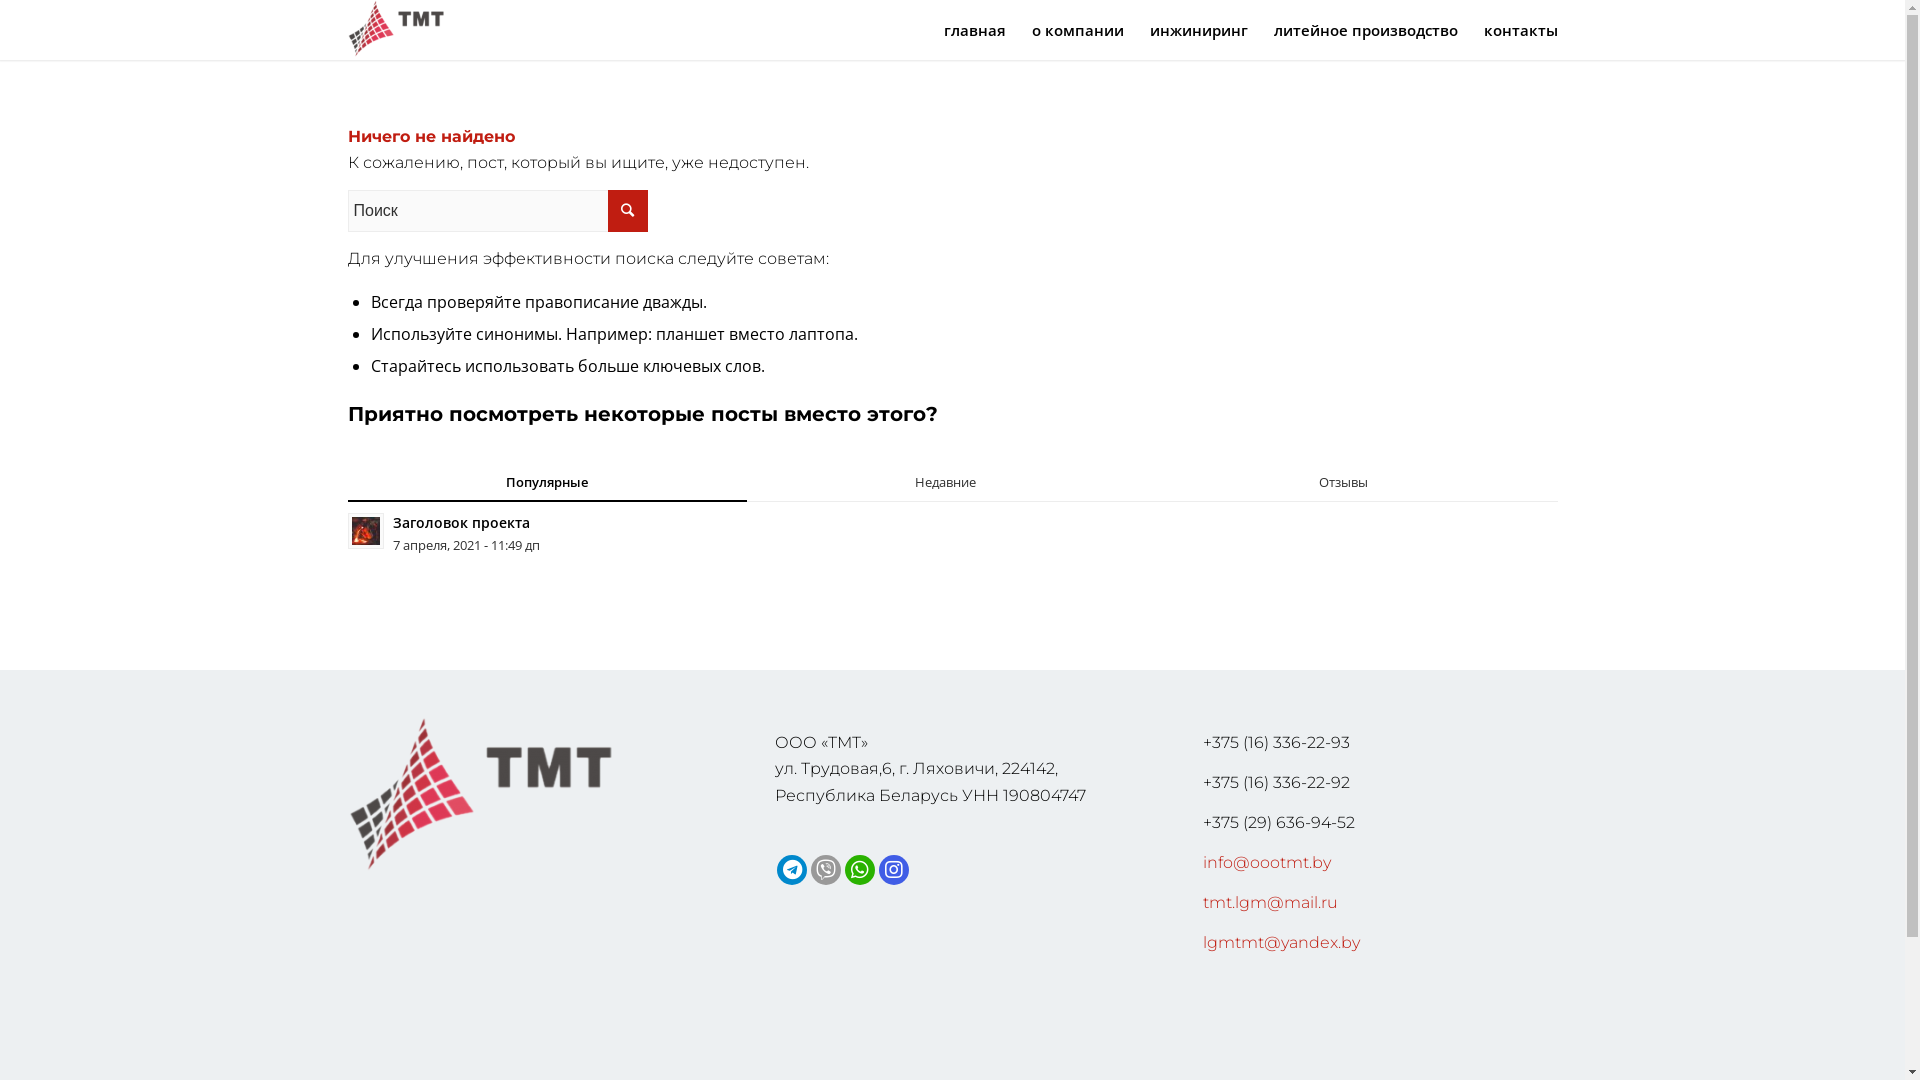 This screenshot has height=1080, width=1920. What do you see at coordinates (1202, 861) in the screenshot?
I see `'info@oootmt.by'` at bounding box center [1202, 861].